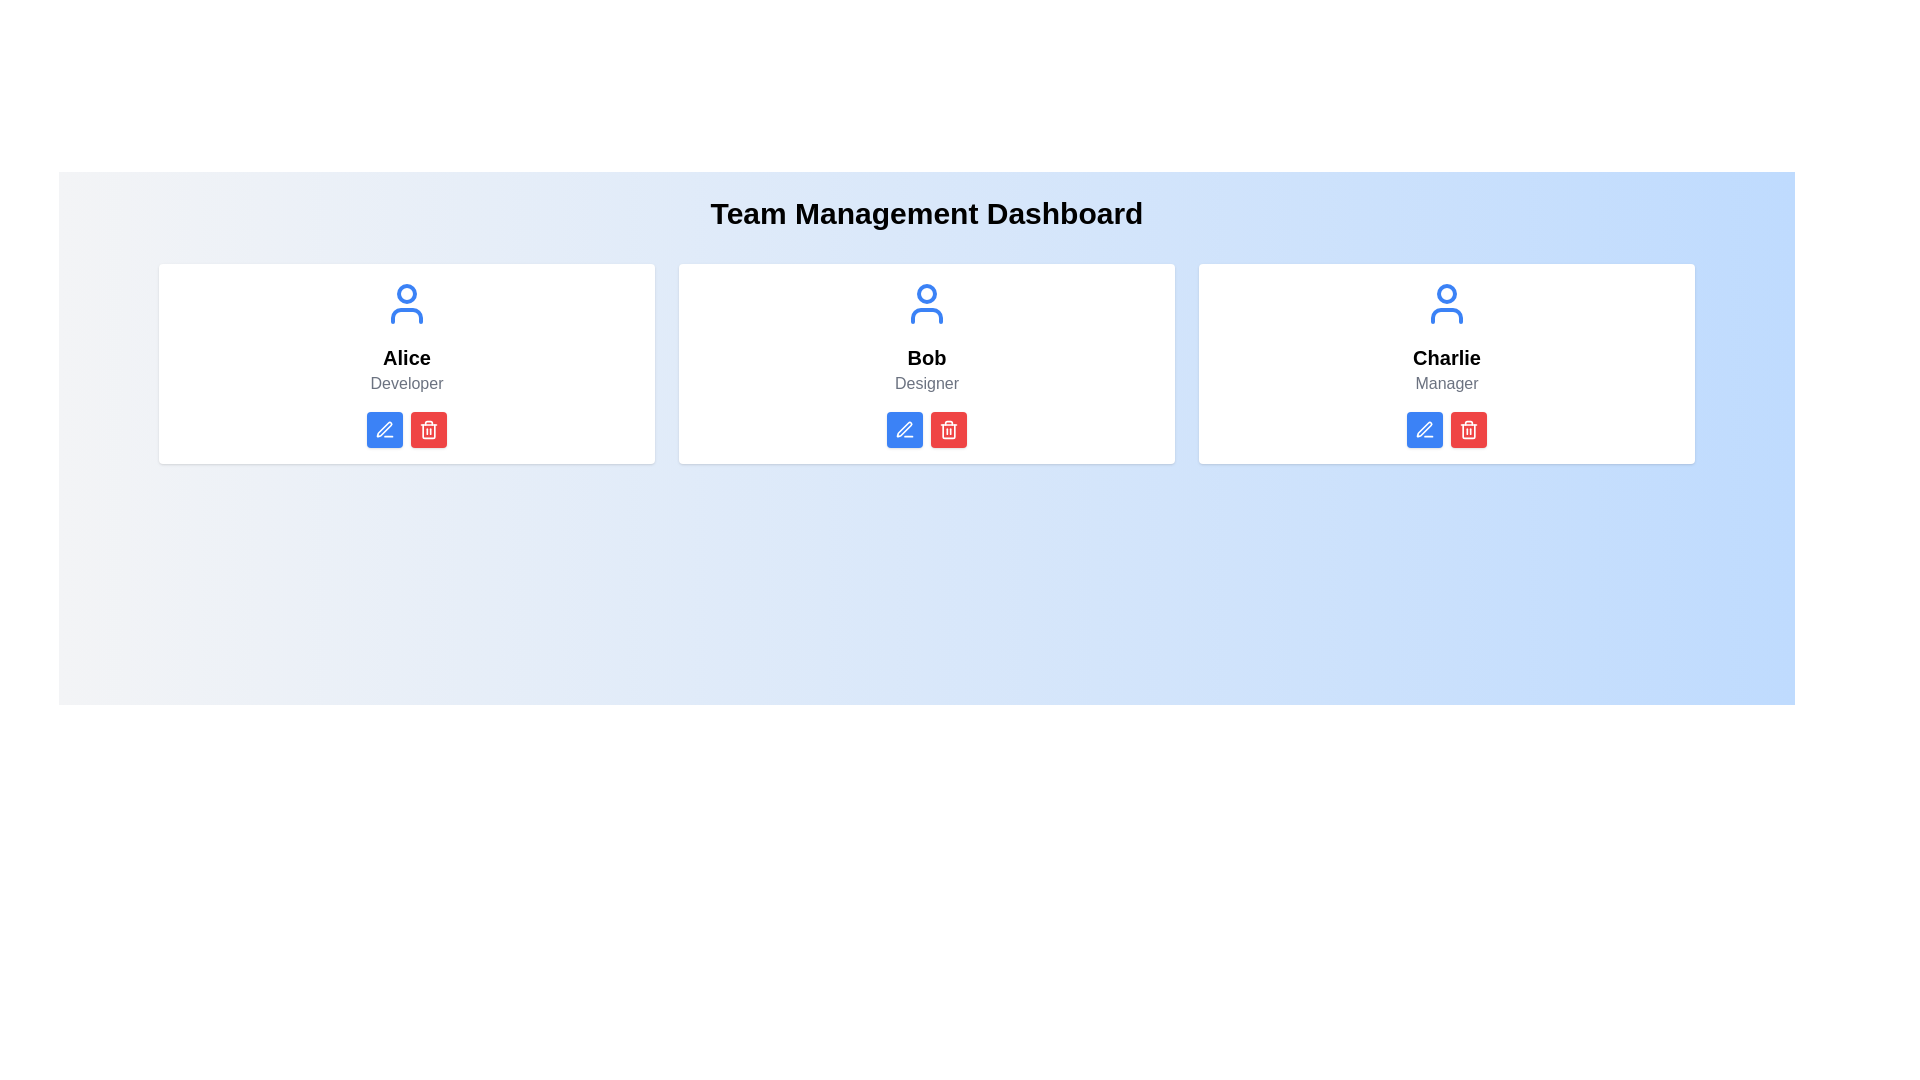 This screenshot has height=1080, width=1920. Describe the element at coordinates (406, 304) in the screenshot. I see `the profile icon representing Alice, located at the top center of her information card` at that location.